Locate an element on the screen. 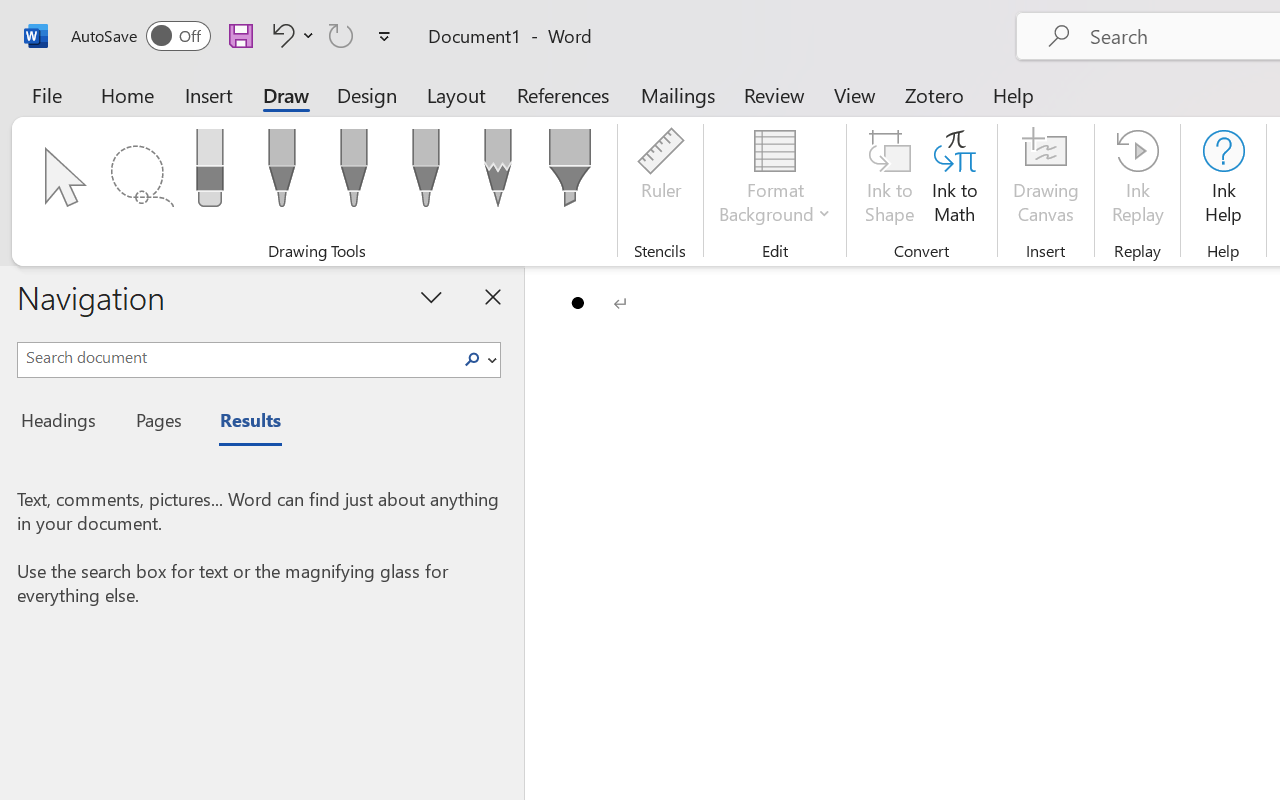 This screenshot has width=1280, height=800. 'Ink to Shape' is located at coordinates (889, 179).